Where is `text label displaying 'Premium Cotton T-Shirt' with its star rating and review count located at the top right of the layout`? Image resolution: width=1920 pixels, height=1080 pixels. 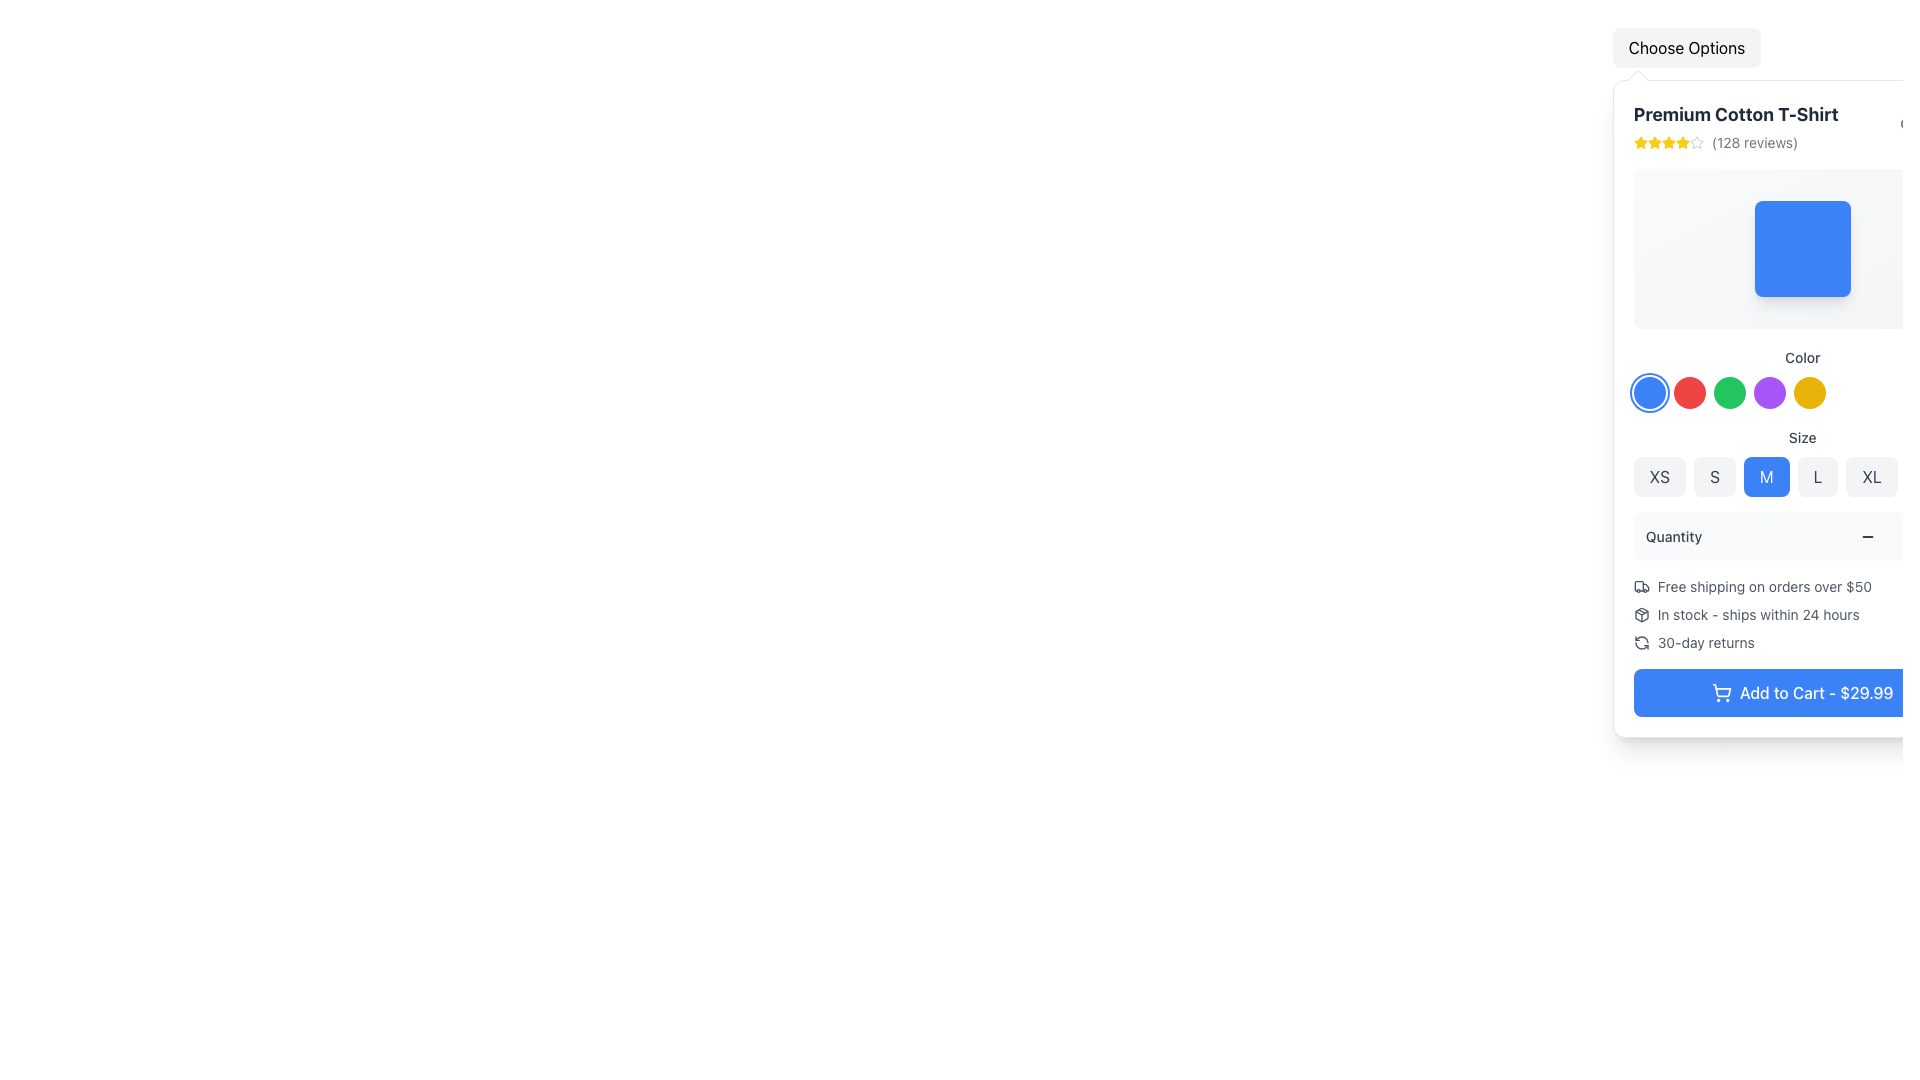
text label displaying 'Premium Cotton T-Shirt' with its star rating and review count located at the top right of the layout is located at coordinates (1735, 127).